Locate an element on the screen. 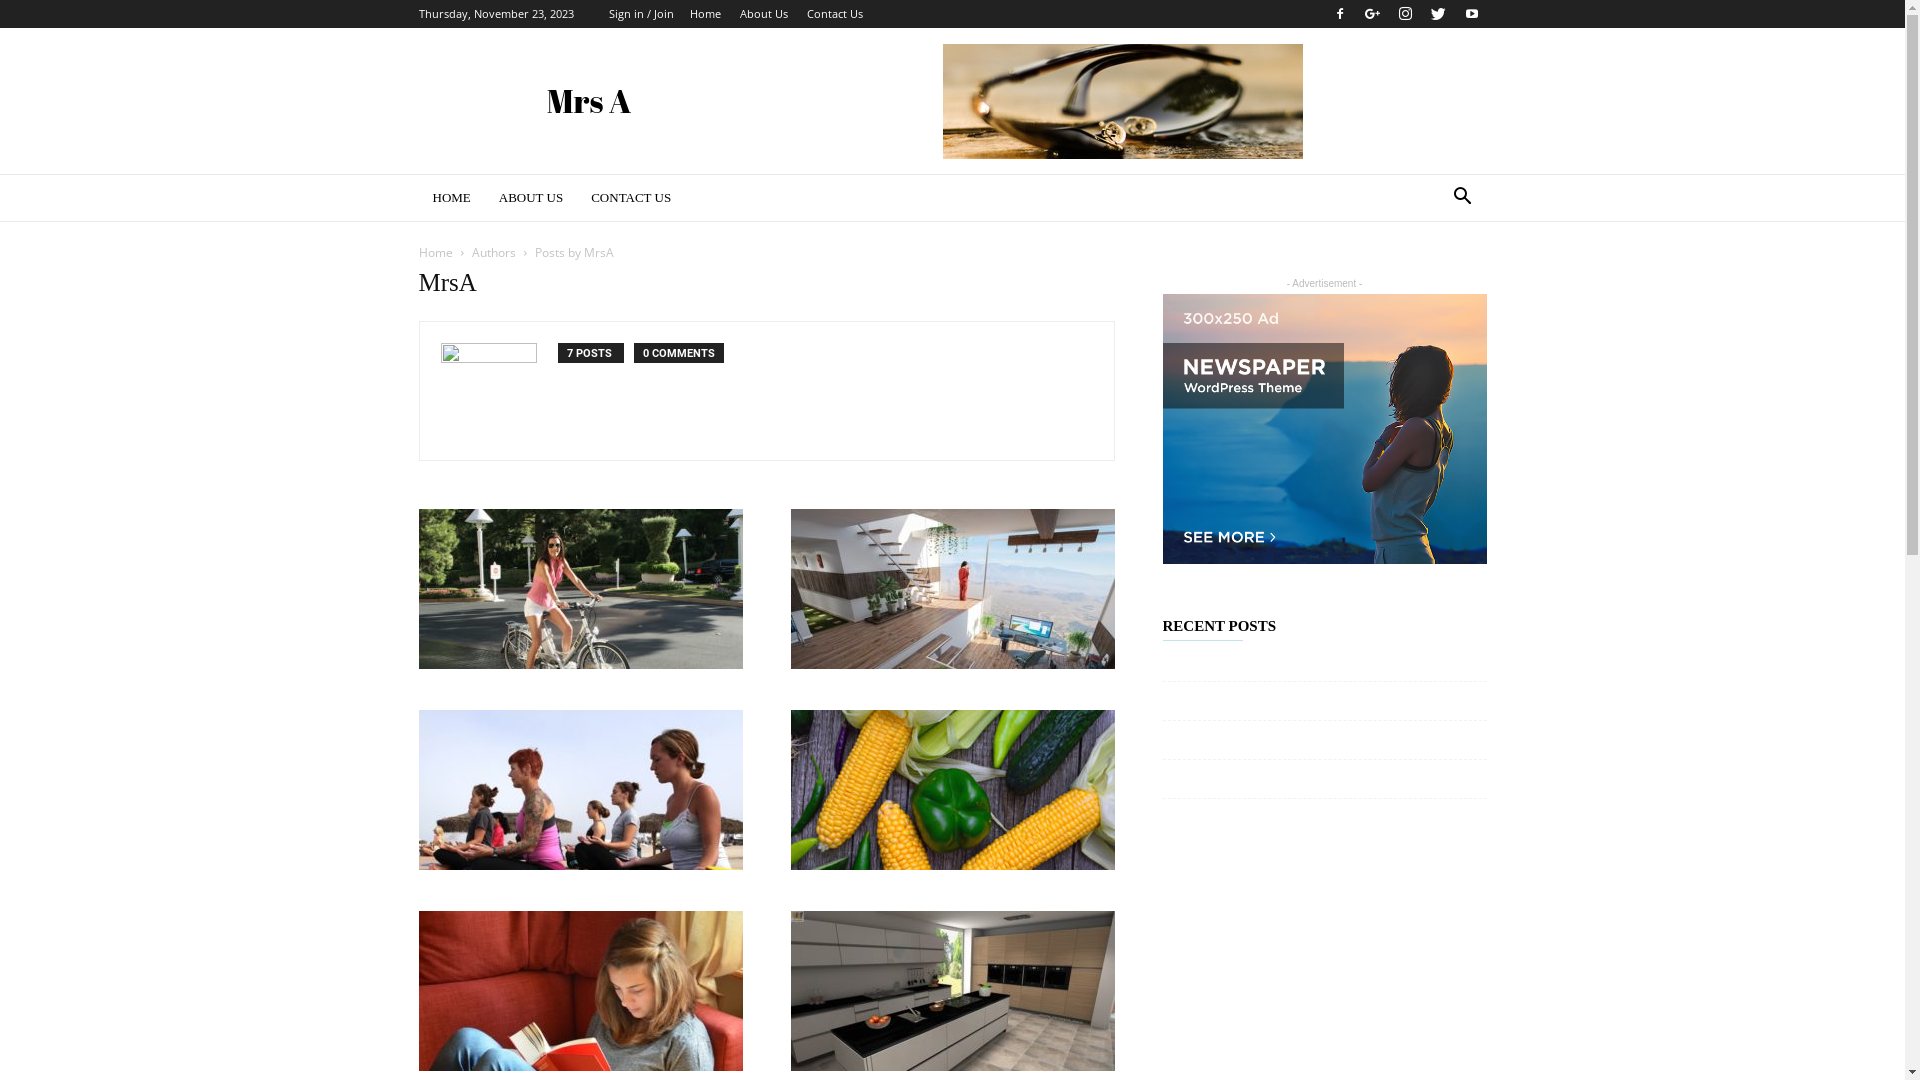 The image size is (1920, 1080). 'Home' is located at coordinates (434, 251).